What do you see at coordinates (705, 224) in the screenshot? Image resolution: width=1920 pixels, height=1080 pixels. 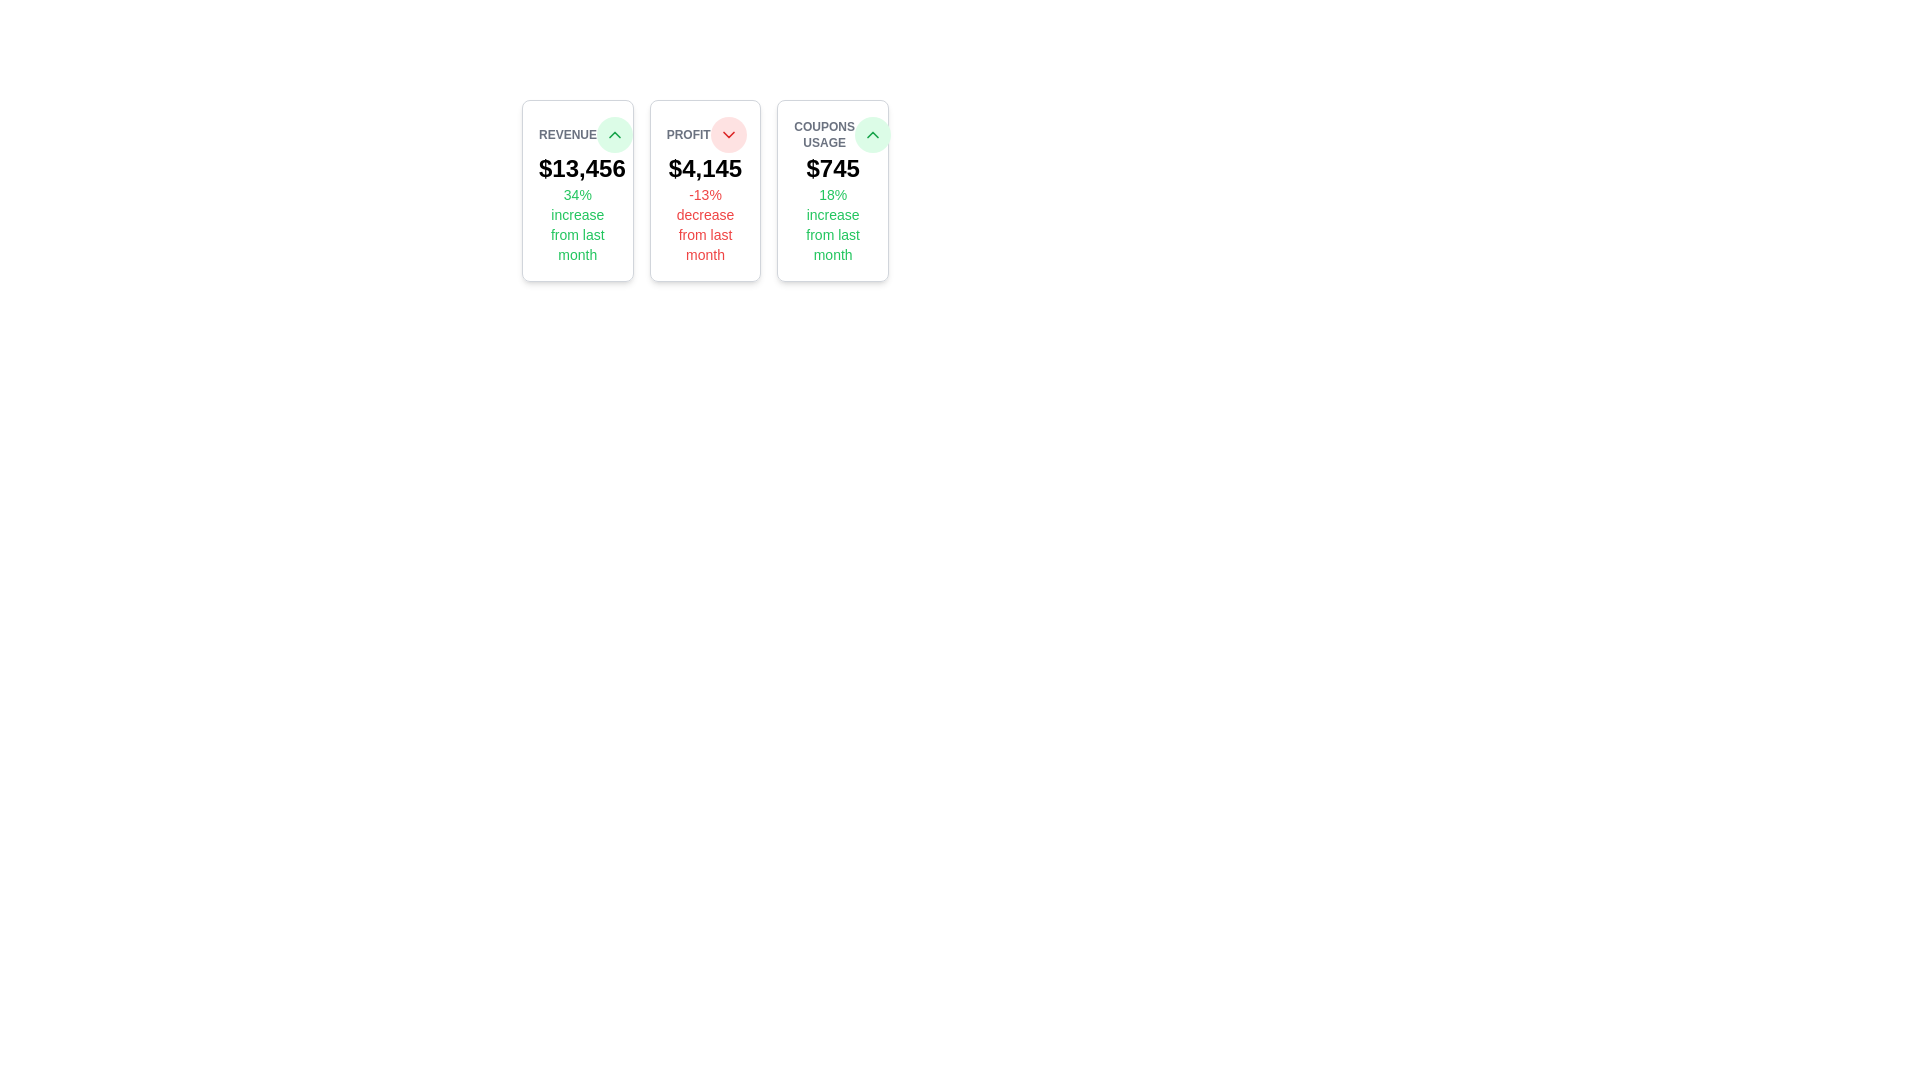 I see `the text label indicating a negative performance metric, displayed in red font and stating '-13% decrease from last month', located beneath the large bold number '$4,145' in the second 'Profit' card` at bounding box center [705, 224].